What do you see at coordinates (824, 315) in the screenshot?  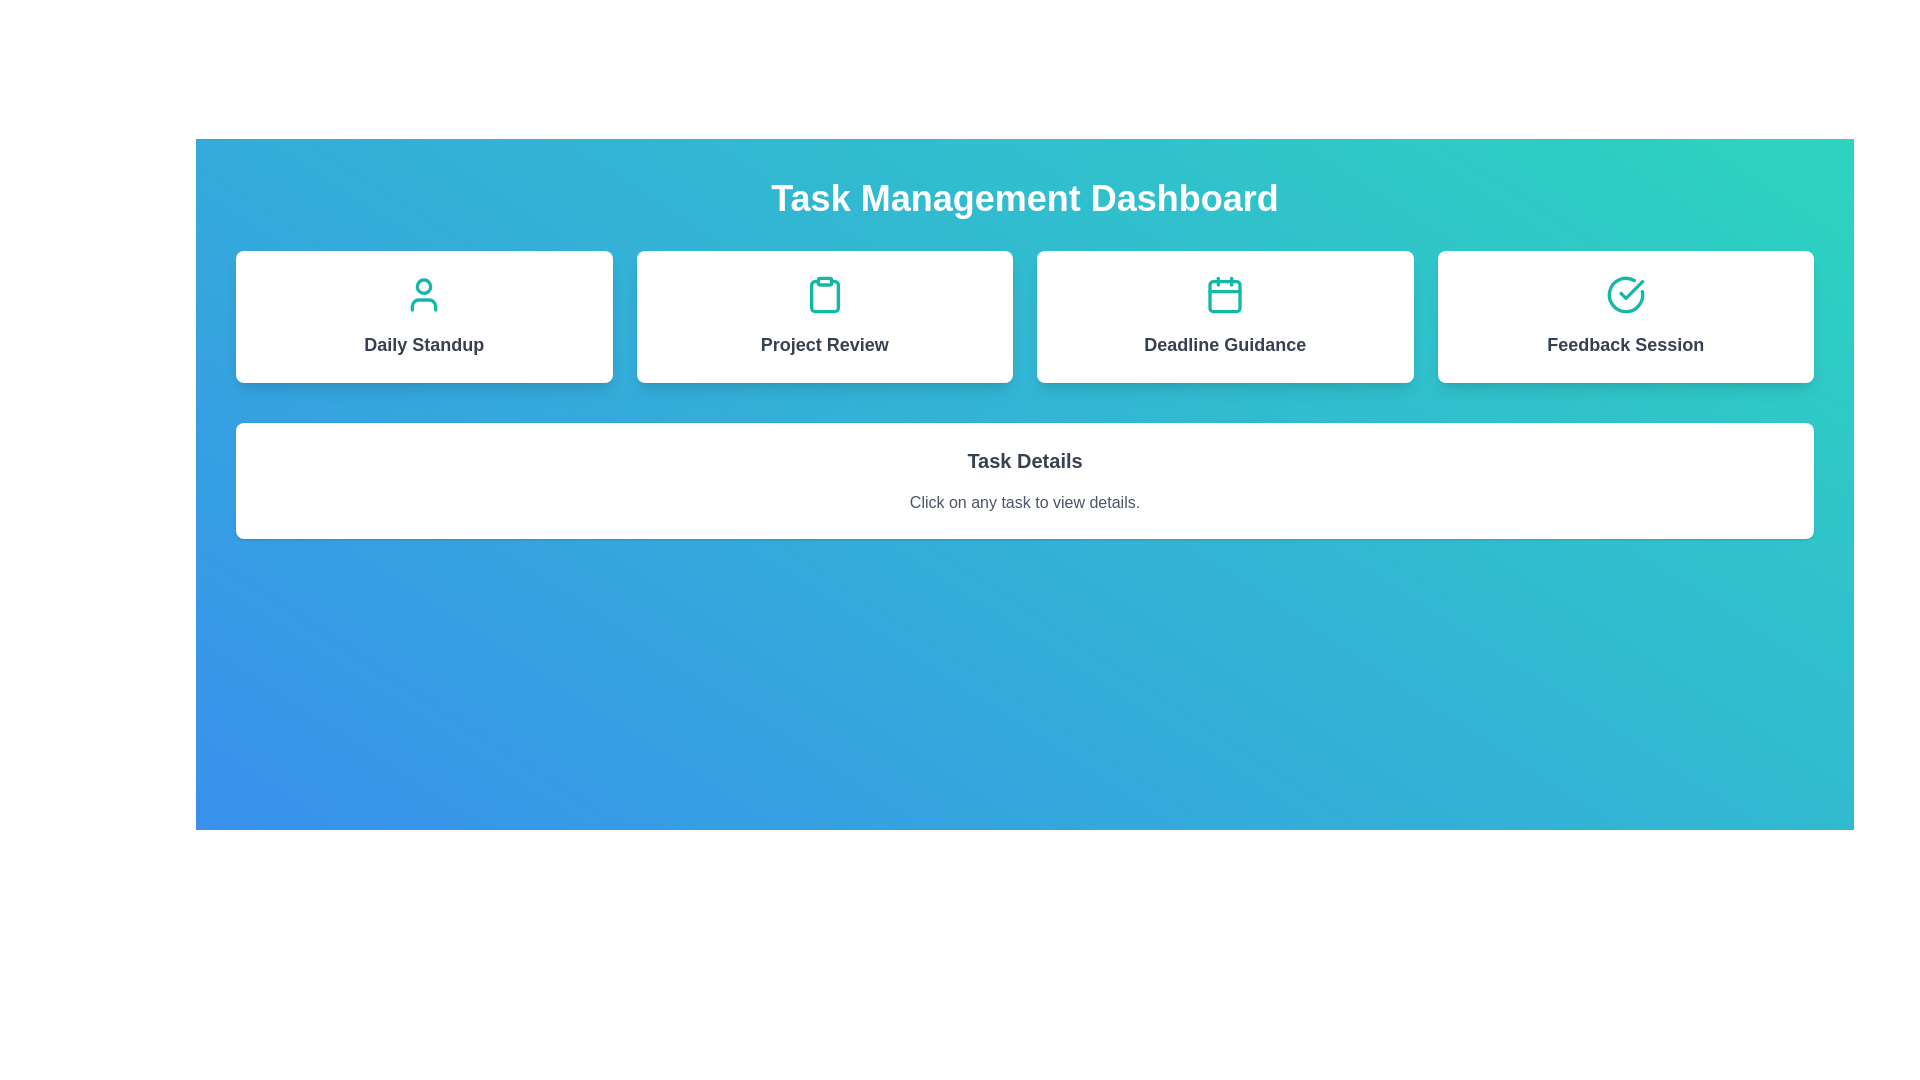 I see `the 'Project Review' button-like selectable card located in the second column of the grid layout, positioned between the 'Daily Standup' and 'Deadline Guidance' cards` at bounding box center [824, 315].